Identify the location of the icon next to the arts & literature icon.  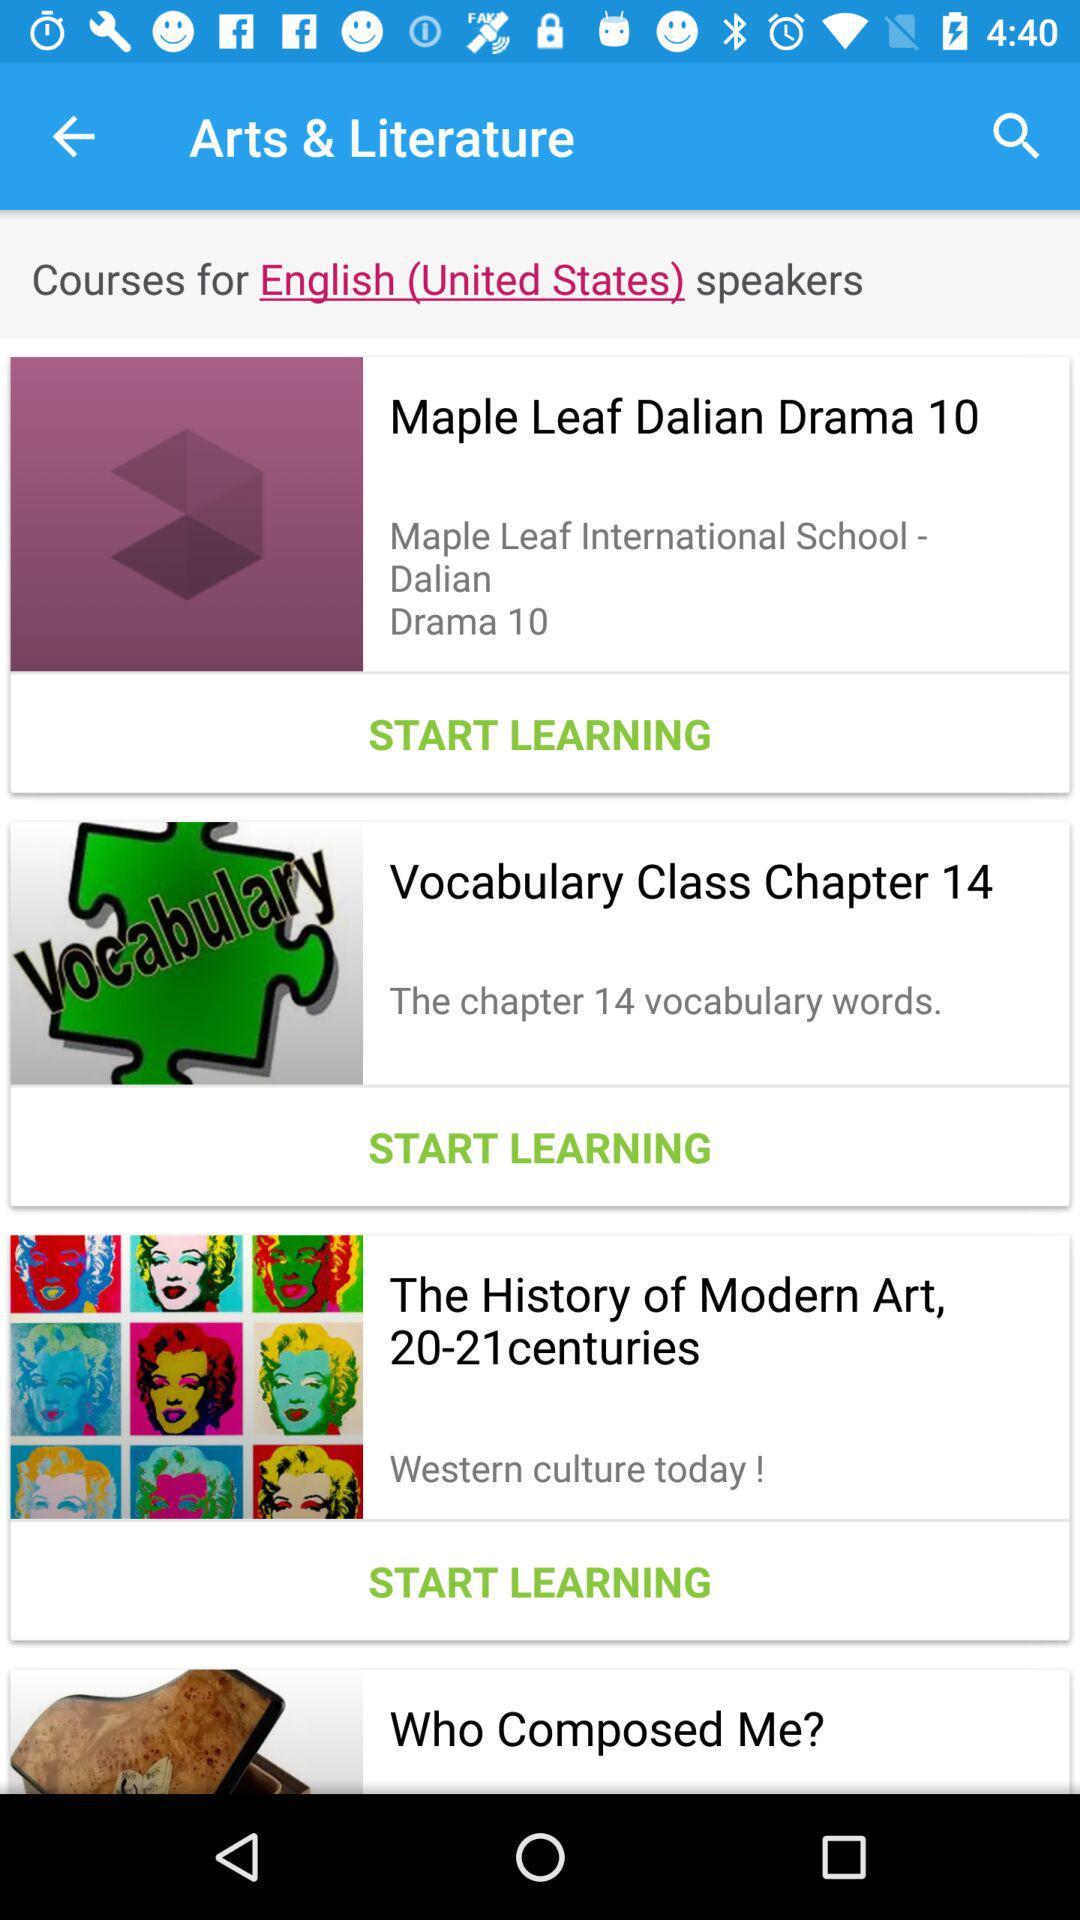
(72, 135).